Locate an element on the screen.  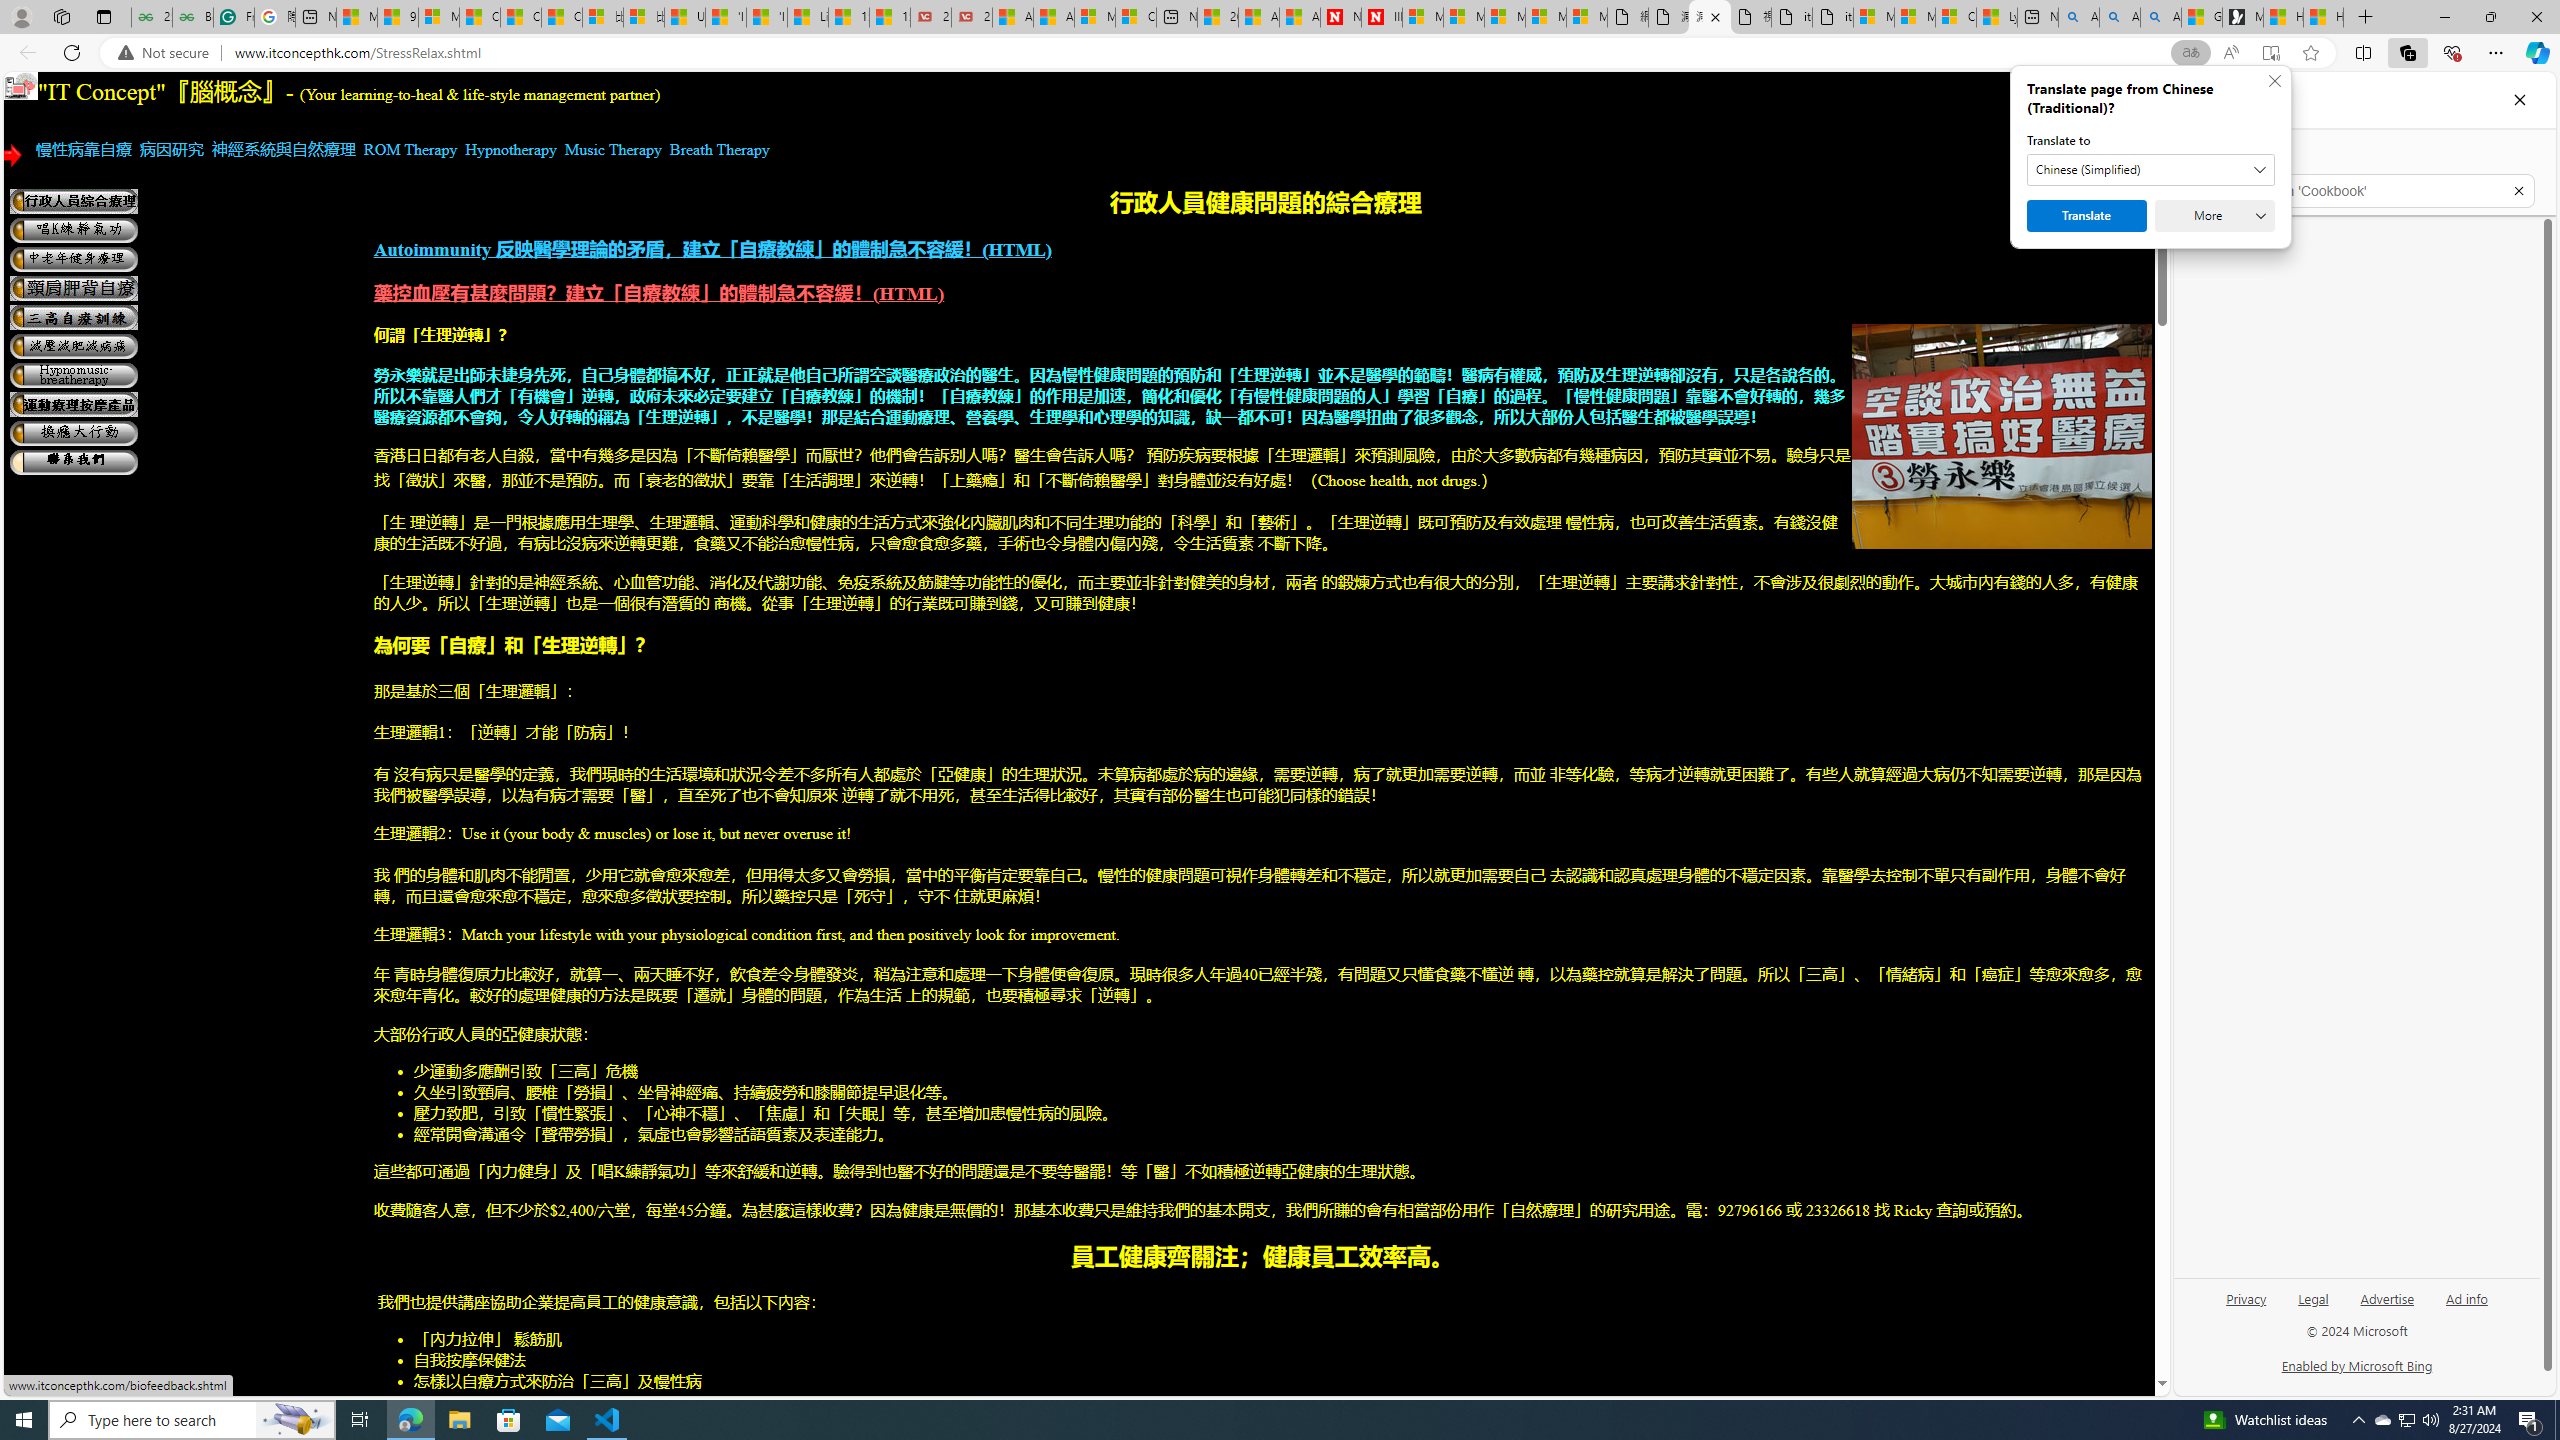
'Search in ' is located at coordinates (2364, 191).